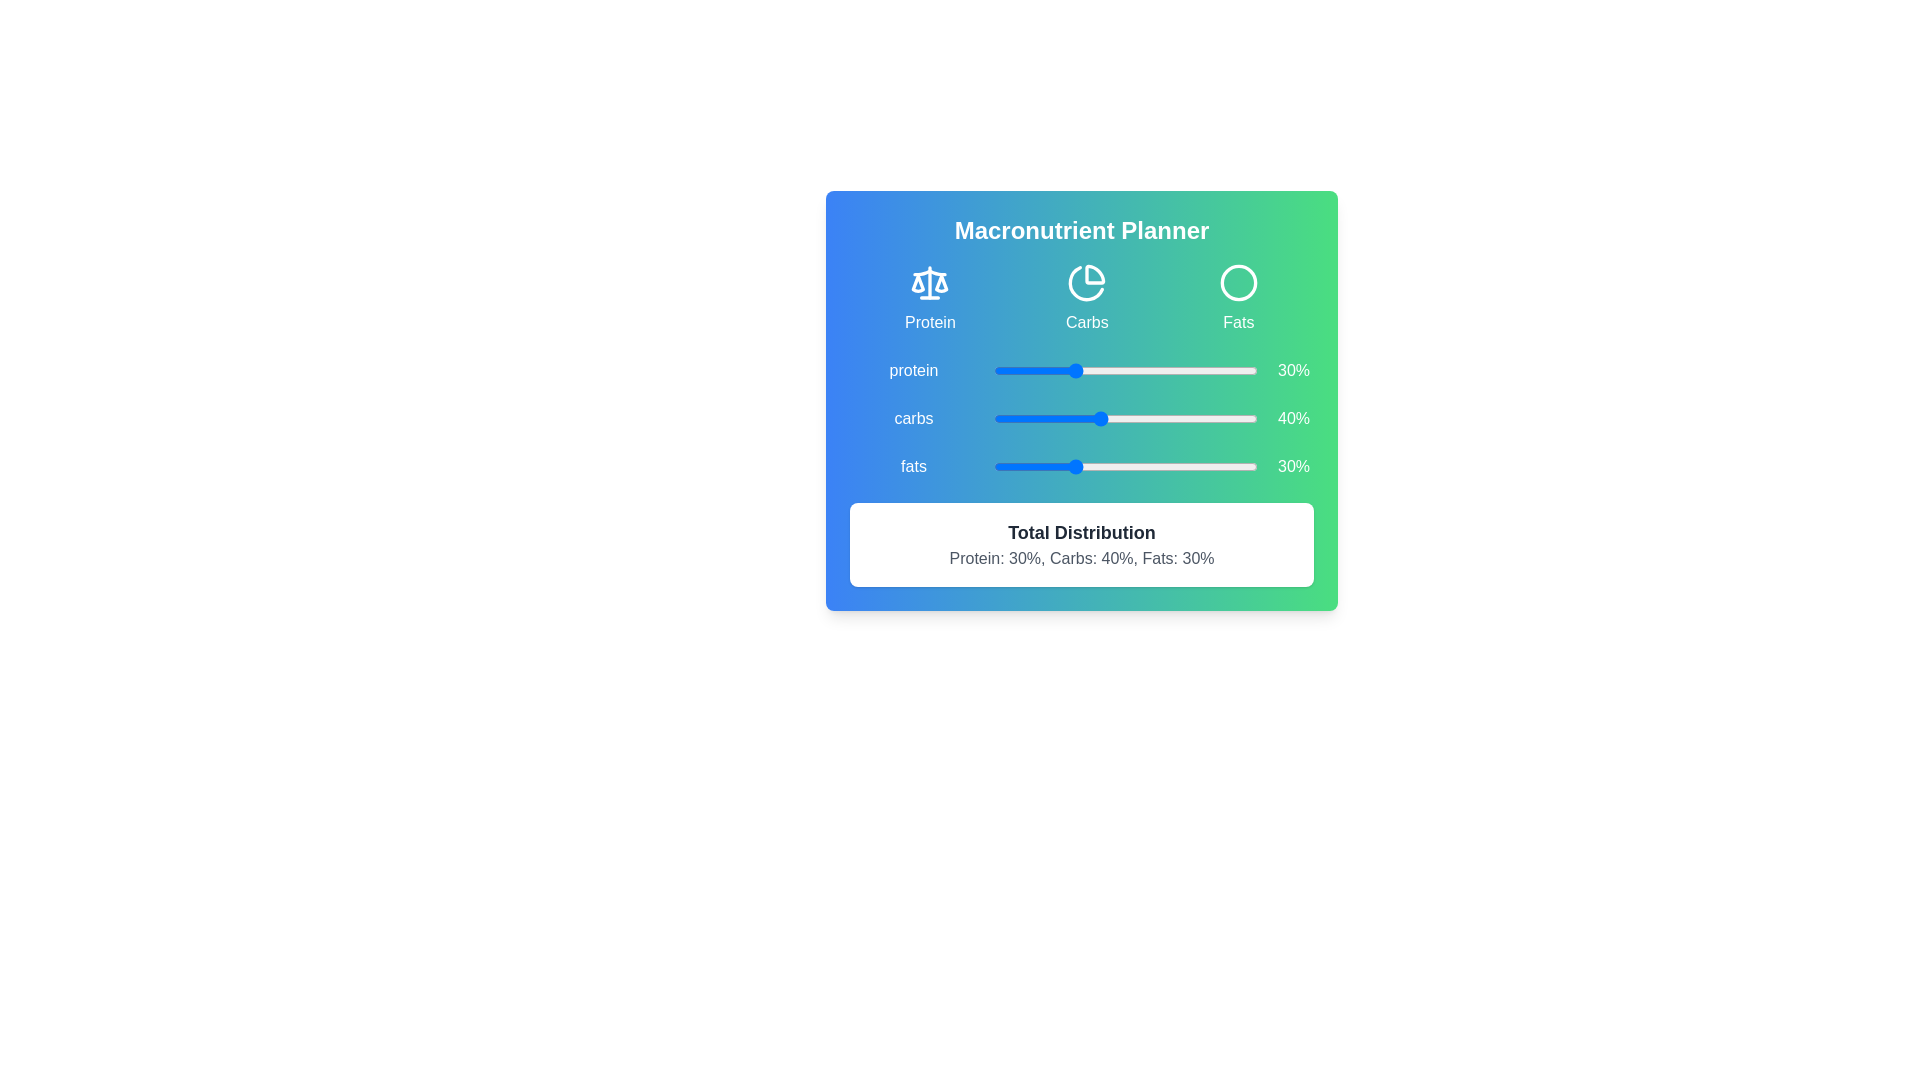 The image size is (1920, 1080). Describe the element at coordinates (1080, 559) in the screenshot. I see `the informational text label that displays the percentage breakdown of macronutrient distribution, located below the title 'Total Distribution' in the macronutrient planner interface` at that location.